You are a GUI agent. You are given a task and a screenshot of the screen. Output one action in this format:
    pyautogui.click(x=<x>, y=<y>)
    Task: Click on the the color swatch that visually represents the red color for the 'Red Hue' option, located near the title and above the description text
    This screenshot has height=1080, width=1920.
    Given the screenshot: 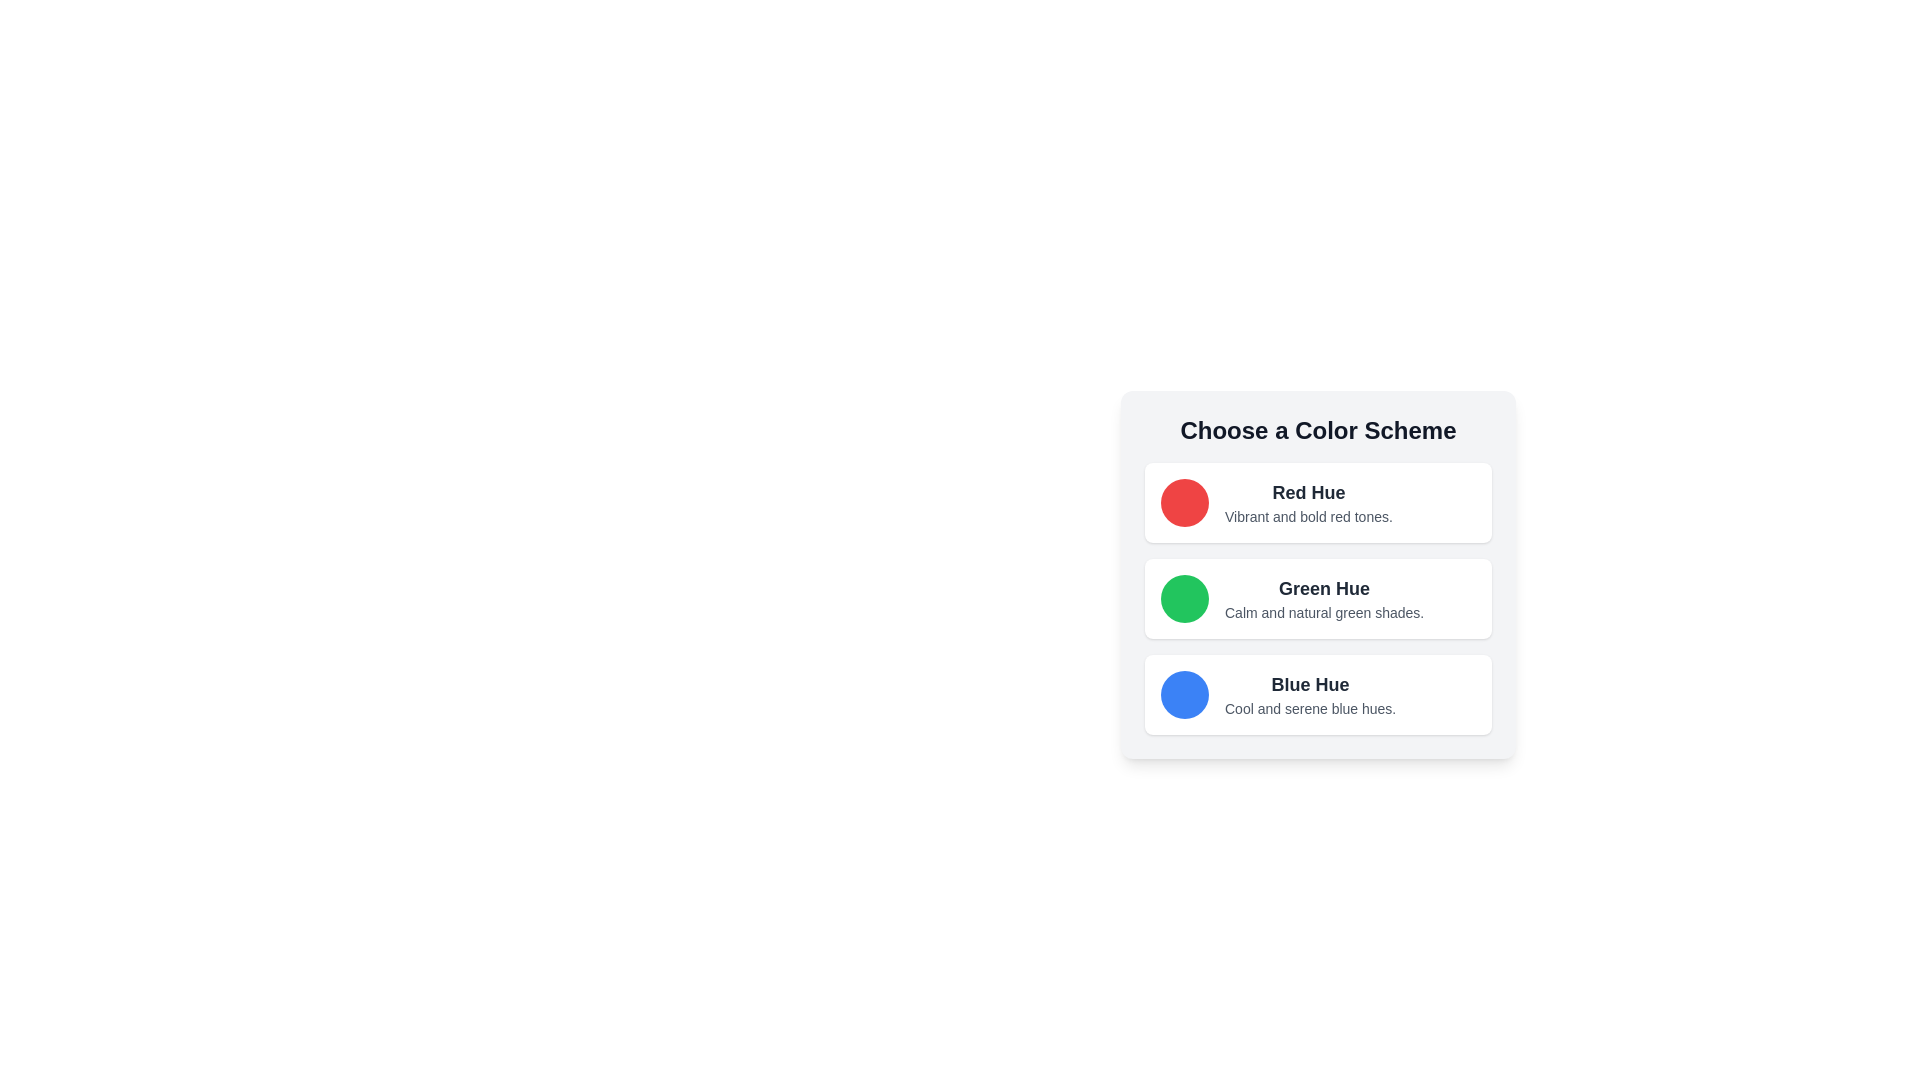 What is the action you would take?
    pyautogui.click(x=1185, y=501)
    